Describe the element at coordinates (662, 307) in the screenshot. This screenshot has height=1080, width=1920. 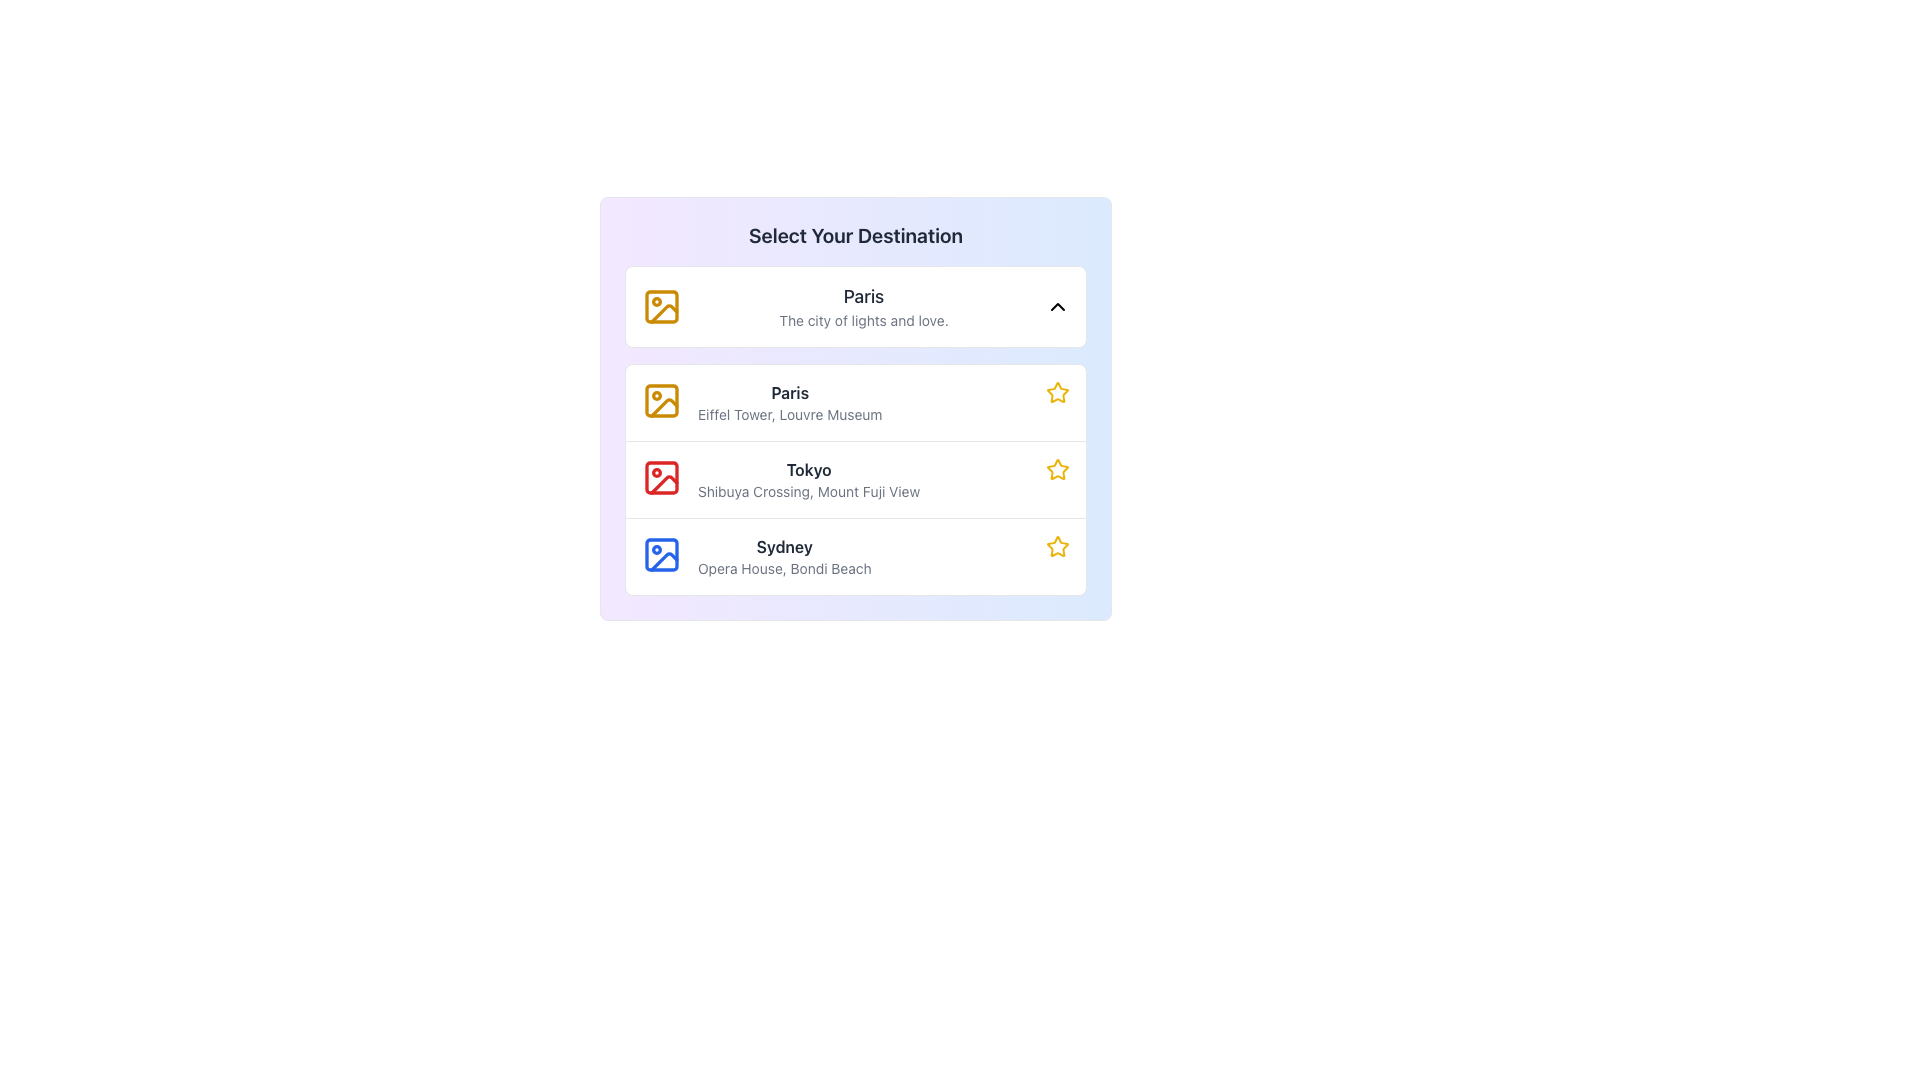
I see `and interact with the decorative yellow background rectangle within the image icon` at that location.